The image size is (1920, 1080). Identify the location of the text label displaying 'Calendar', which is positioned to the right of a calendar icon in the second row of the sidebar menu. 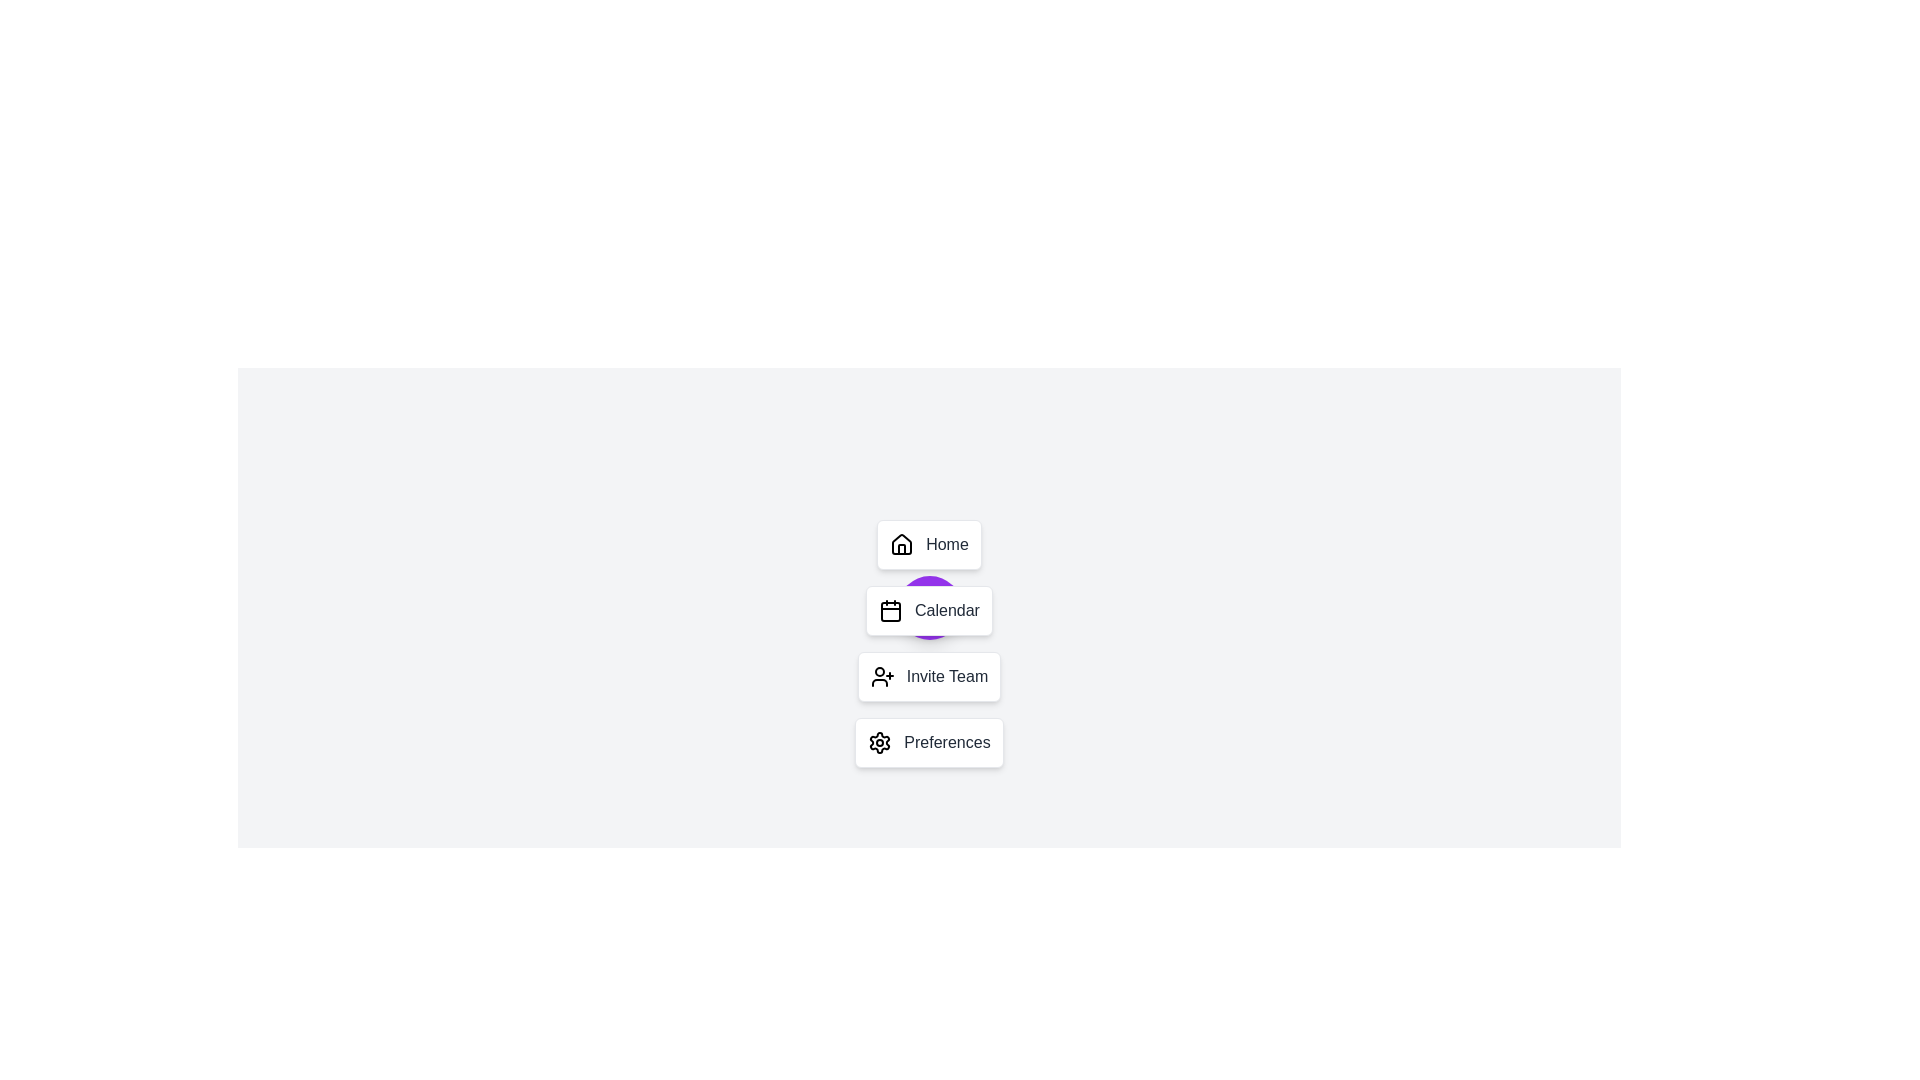
(946, 609).